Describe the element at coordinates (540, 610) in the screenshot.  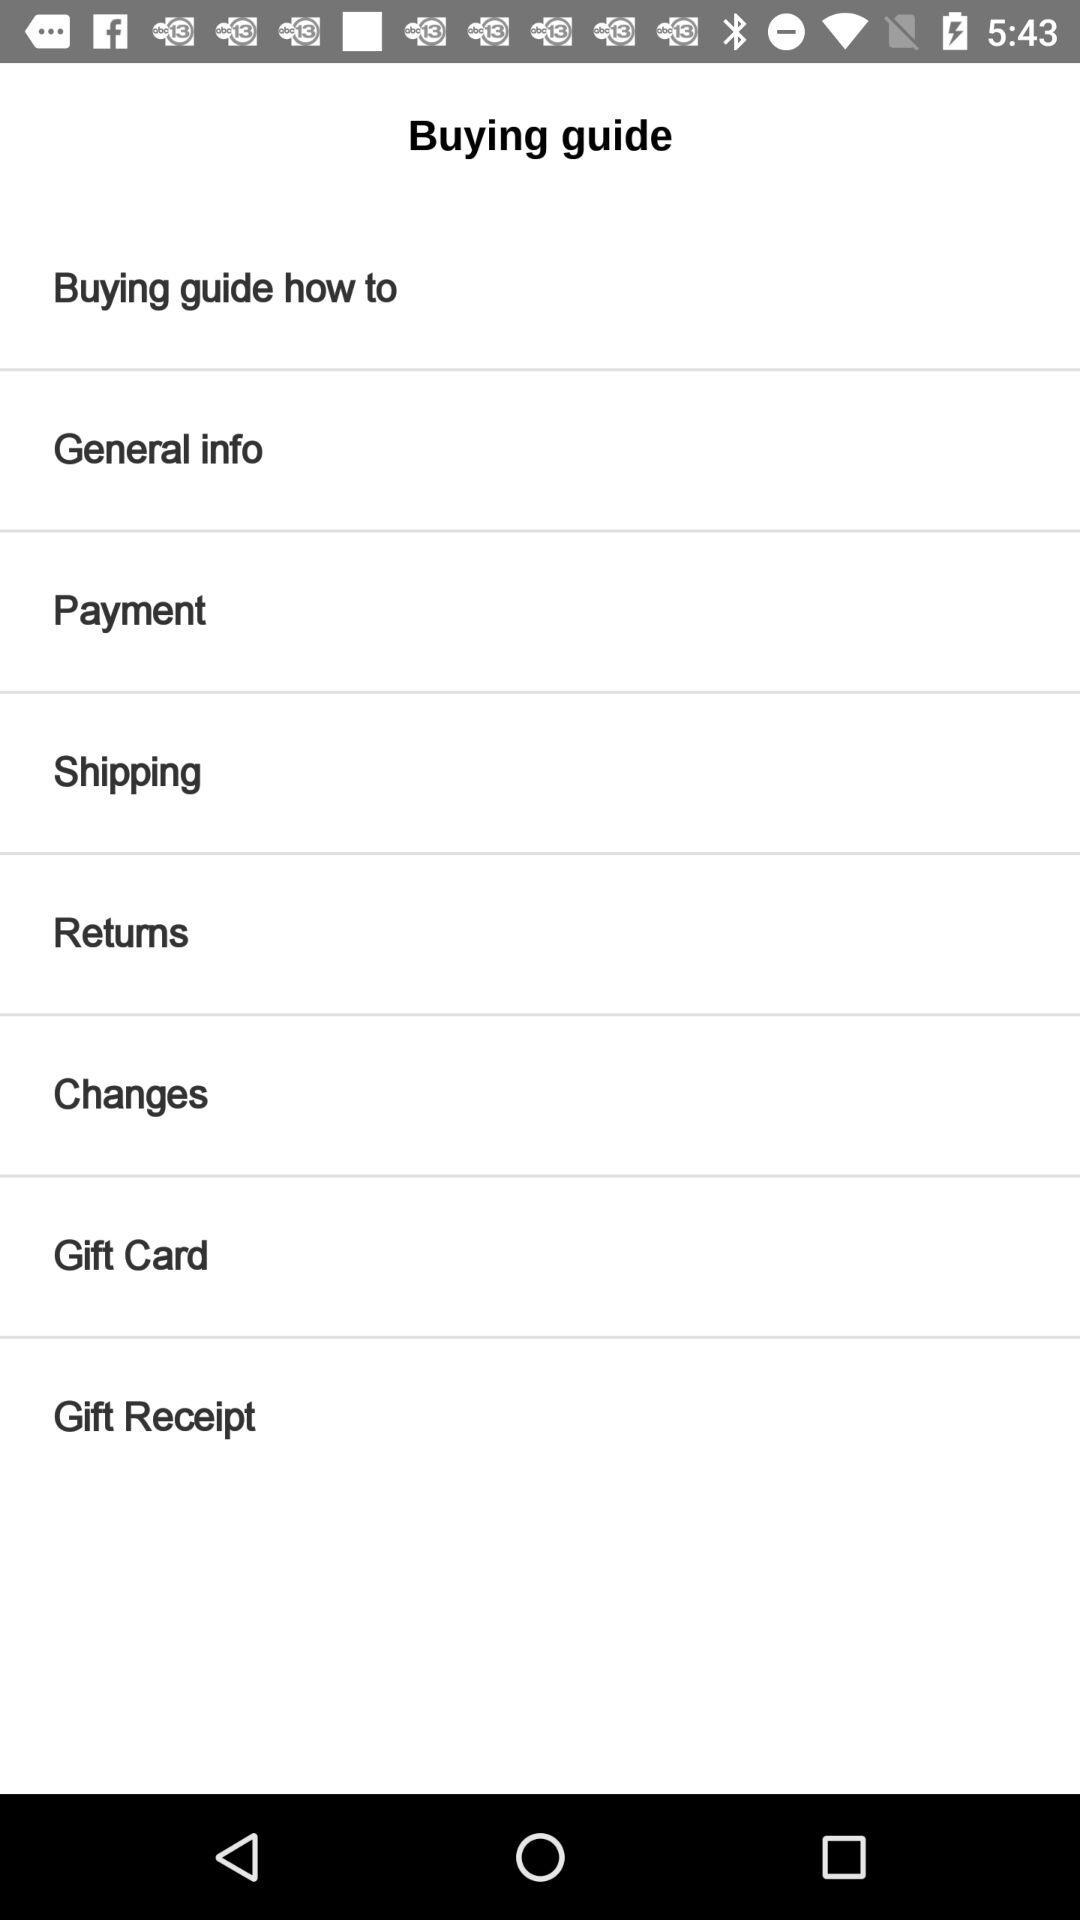
I see `item above the shipping` at that location.